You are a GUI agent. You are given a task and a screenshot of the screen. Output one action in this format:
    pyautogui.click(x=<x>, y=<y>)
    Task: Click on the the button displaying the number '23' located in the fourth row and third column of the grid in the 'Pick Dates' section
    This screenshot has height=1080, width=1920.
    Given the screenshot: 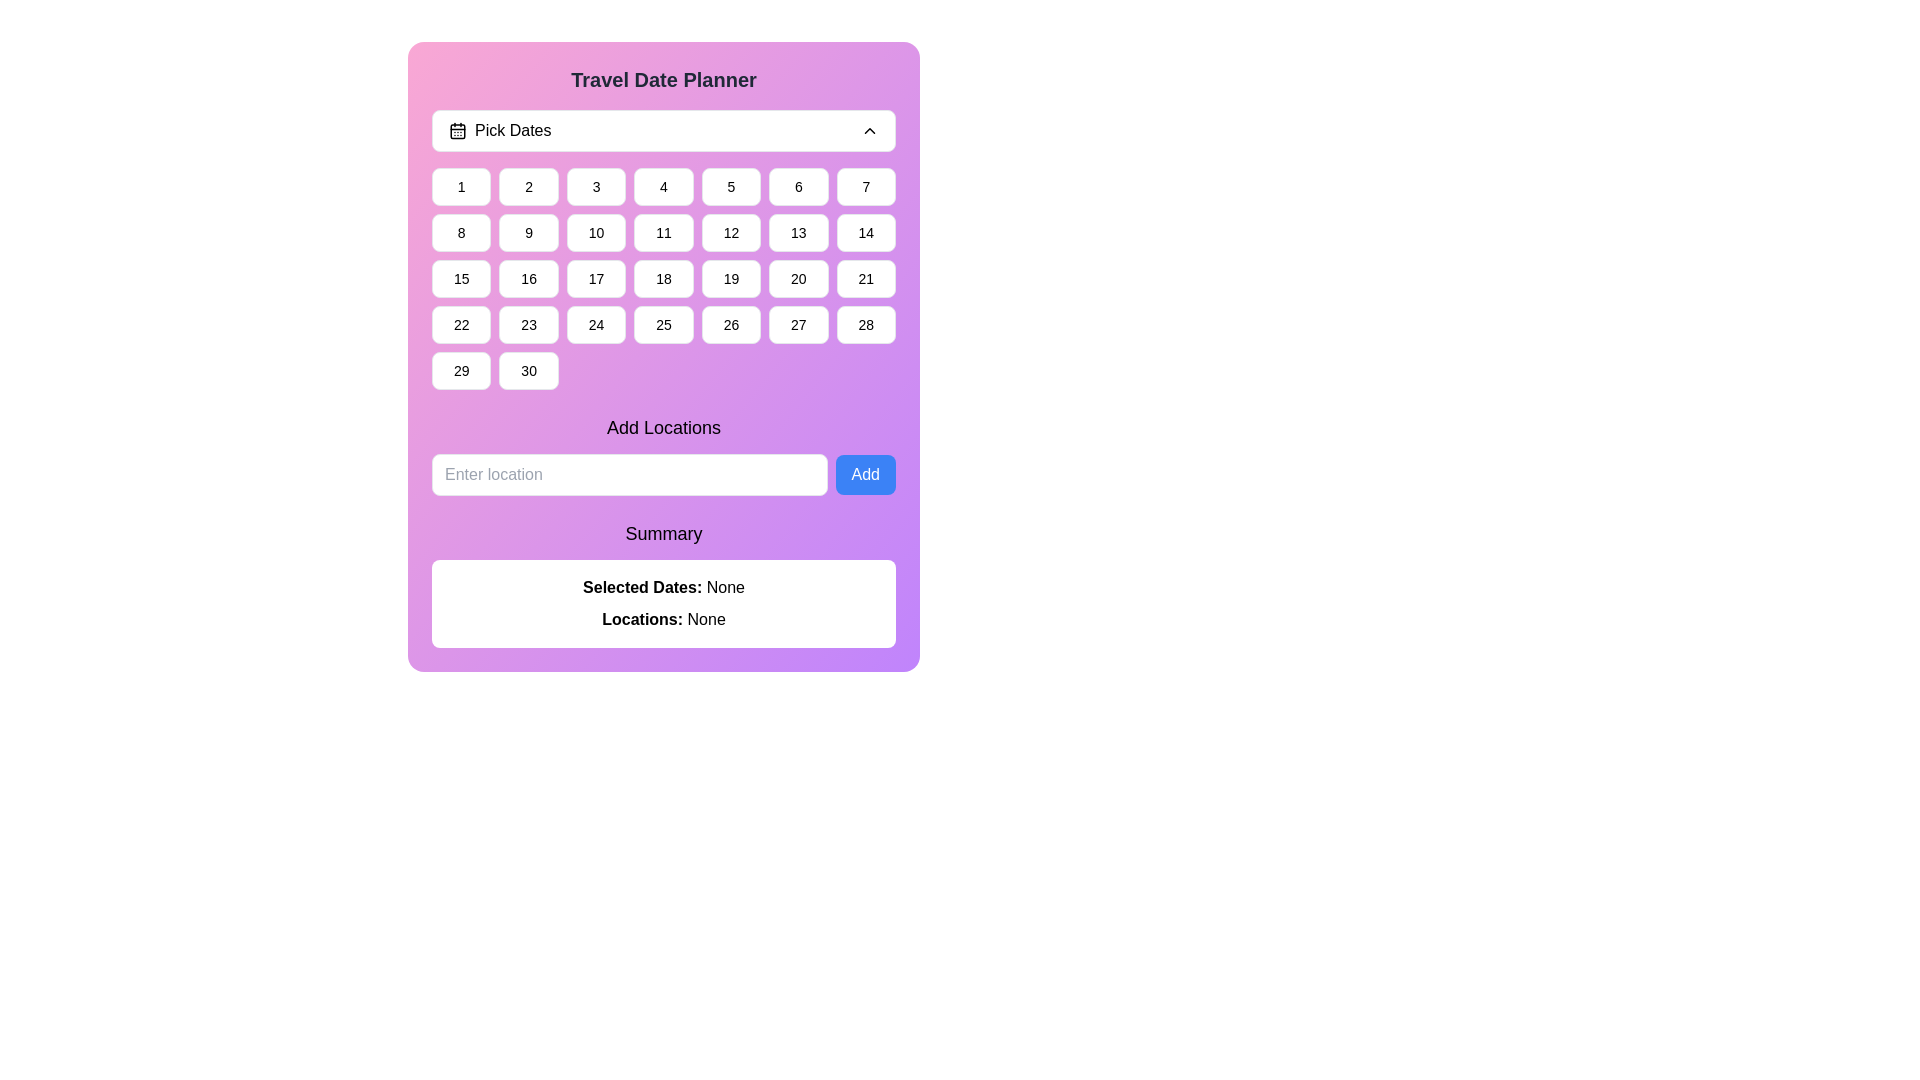 What is the action you would take?
    pyautogui.click(x=528, y=323)
    